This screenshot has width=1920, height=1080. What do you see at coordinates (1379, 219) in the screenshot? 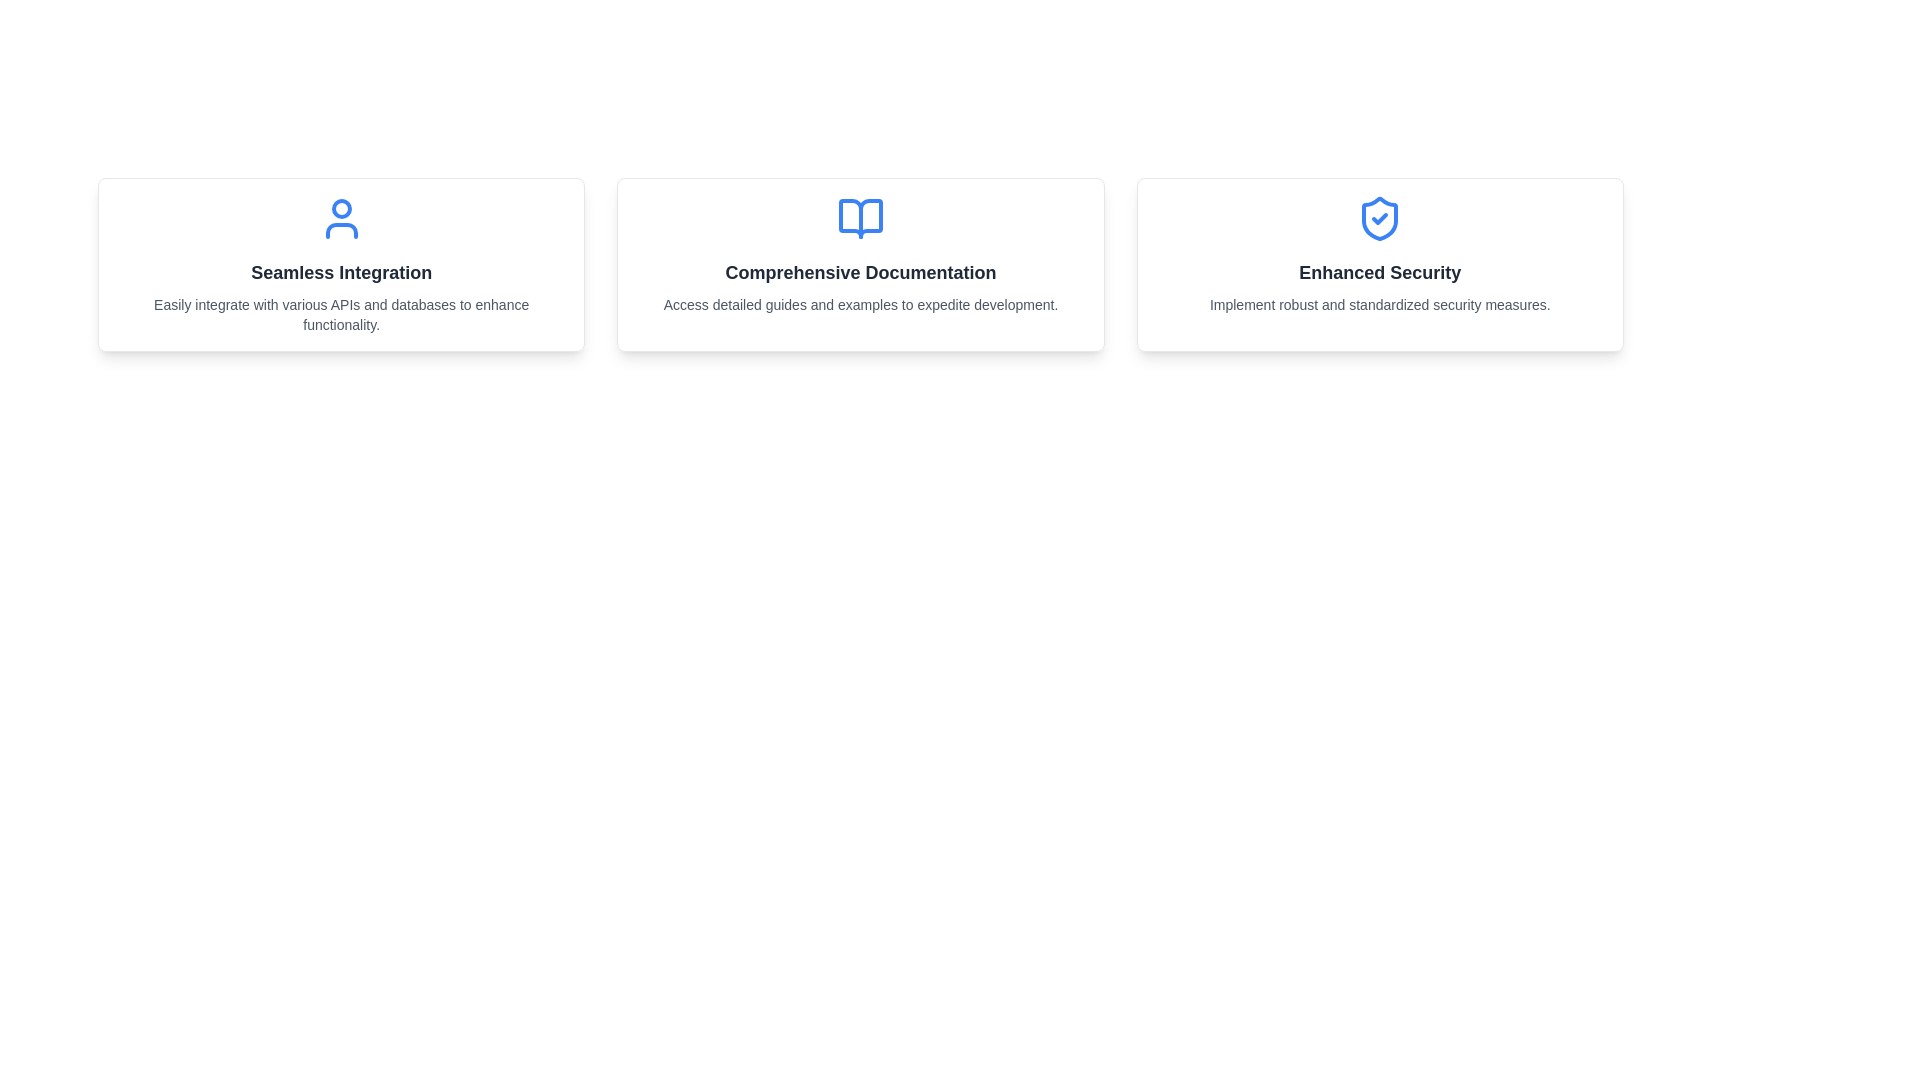
I see `the 'Enhanced Security' icon located in the third block of the feature cards, which visually reinforces the concept of enhanced security` at bounding box center [1379, 219].